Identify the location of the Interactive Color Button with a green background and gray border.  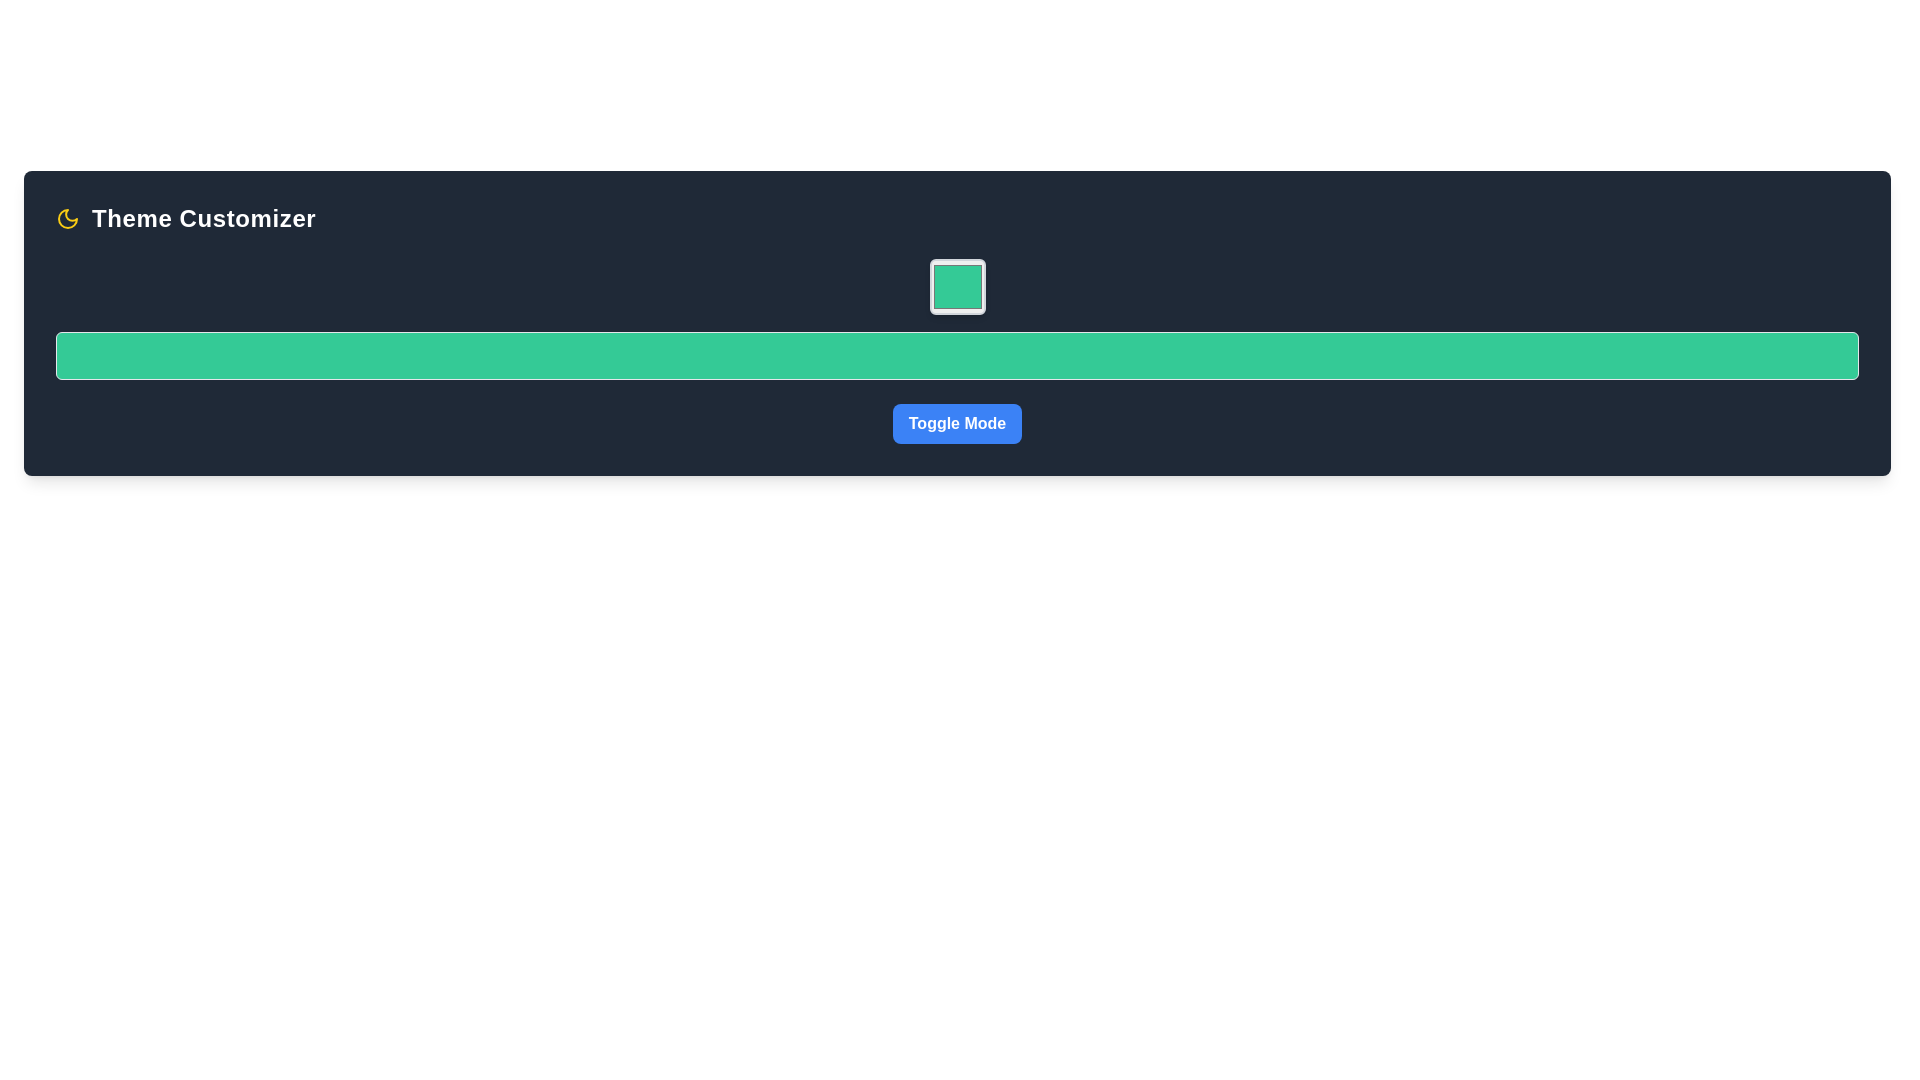
(956, 286).